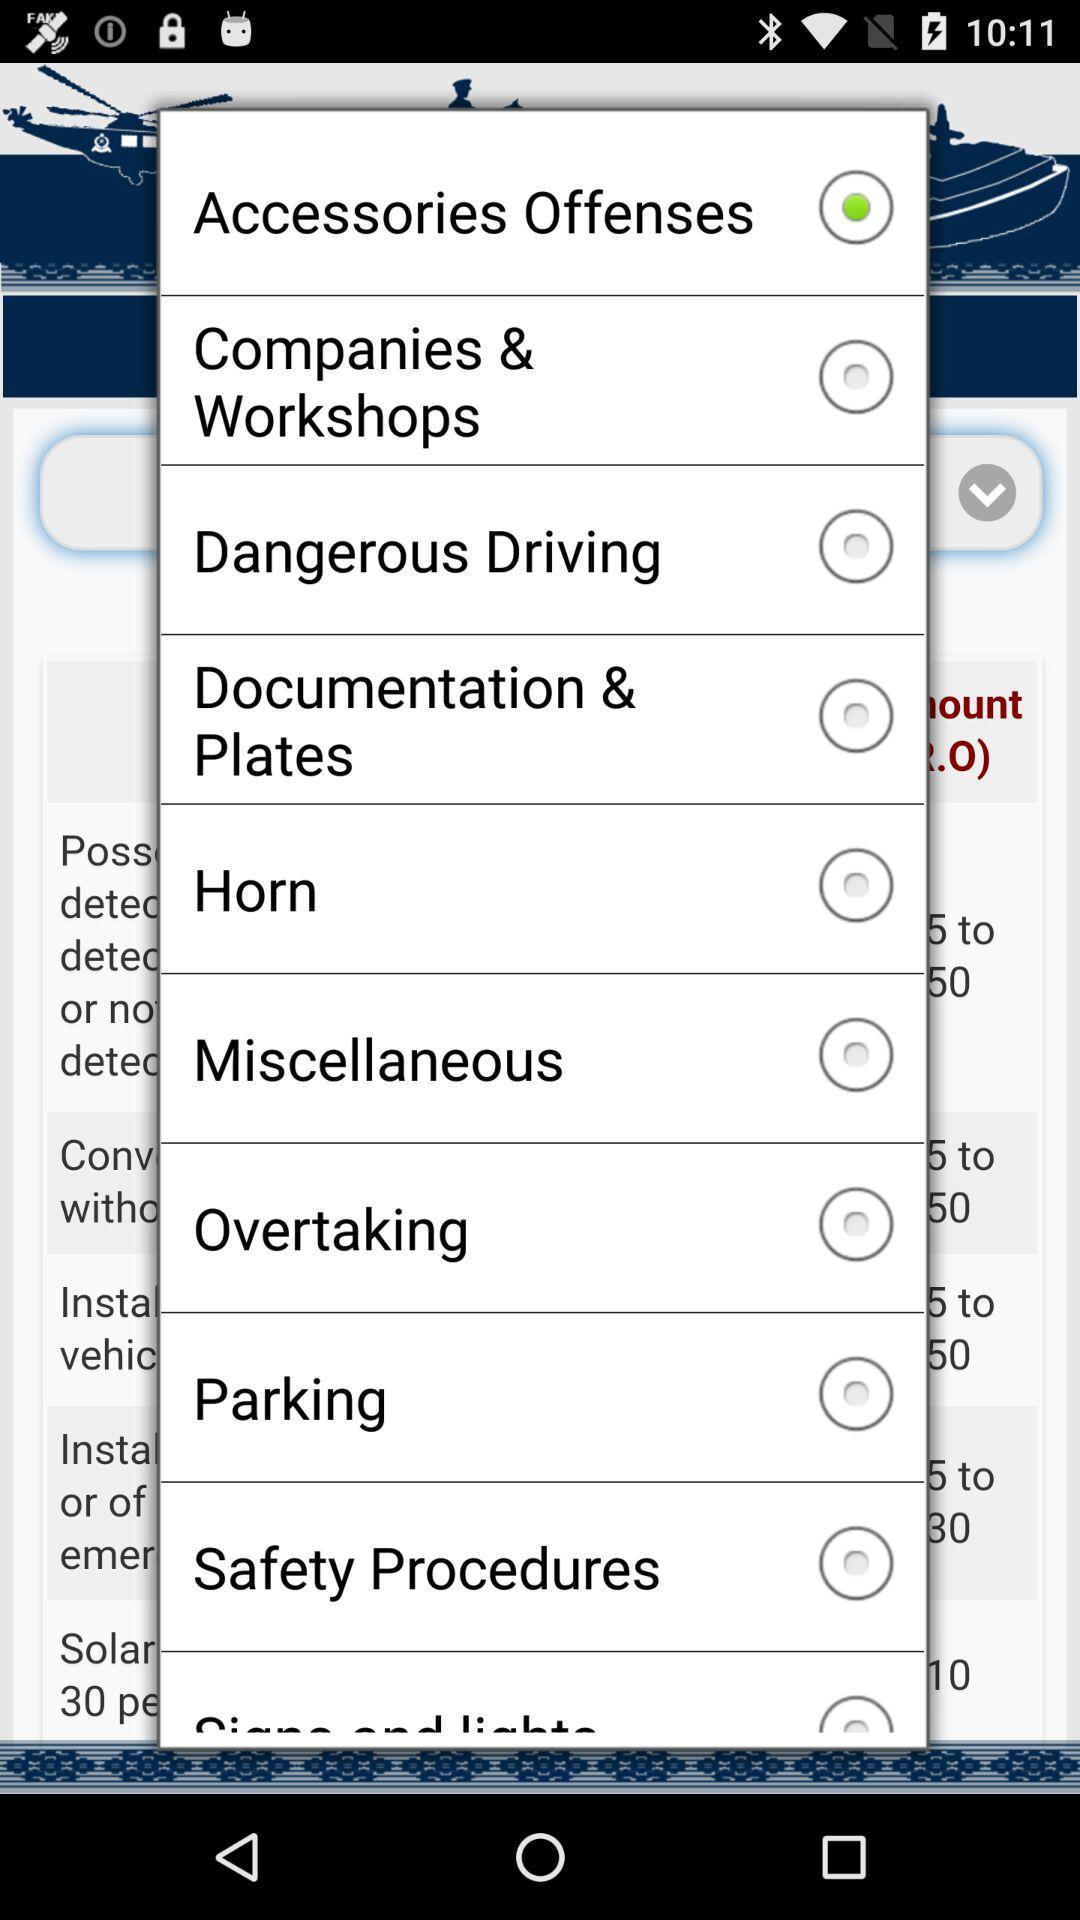 This screenshot has width=1080, height=1920. Describe the element at coordinates (542, 210) in the screenshot. I see `accessories offenses checkbox` at that location.